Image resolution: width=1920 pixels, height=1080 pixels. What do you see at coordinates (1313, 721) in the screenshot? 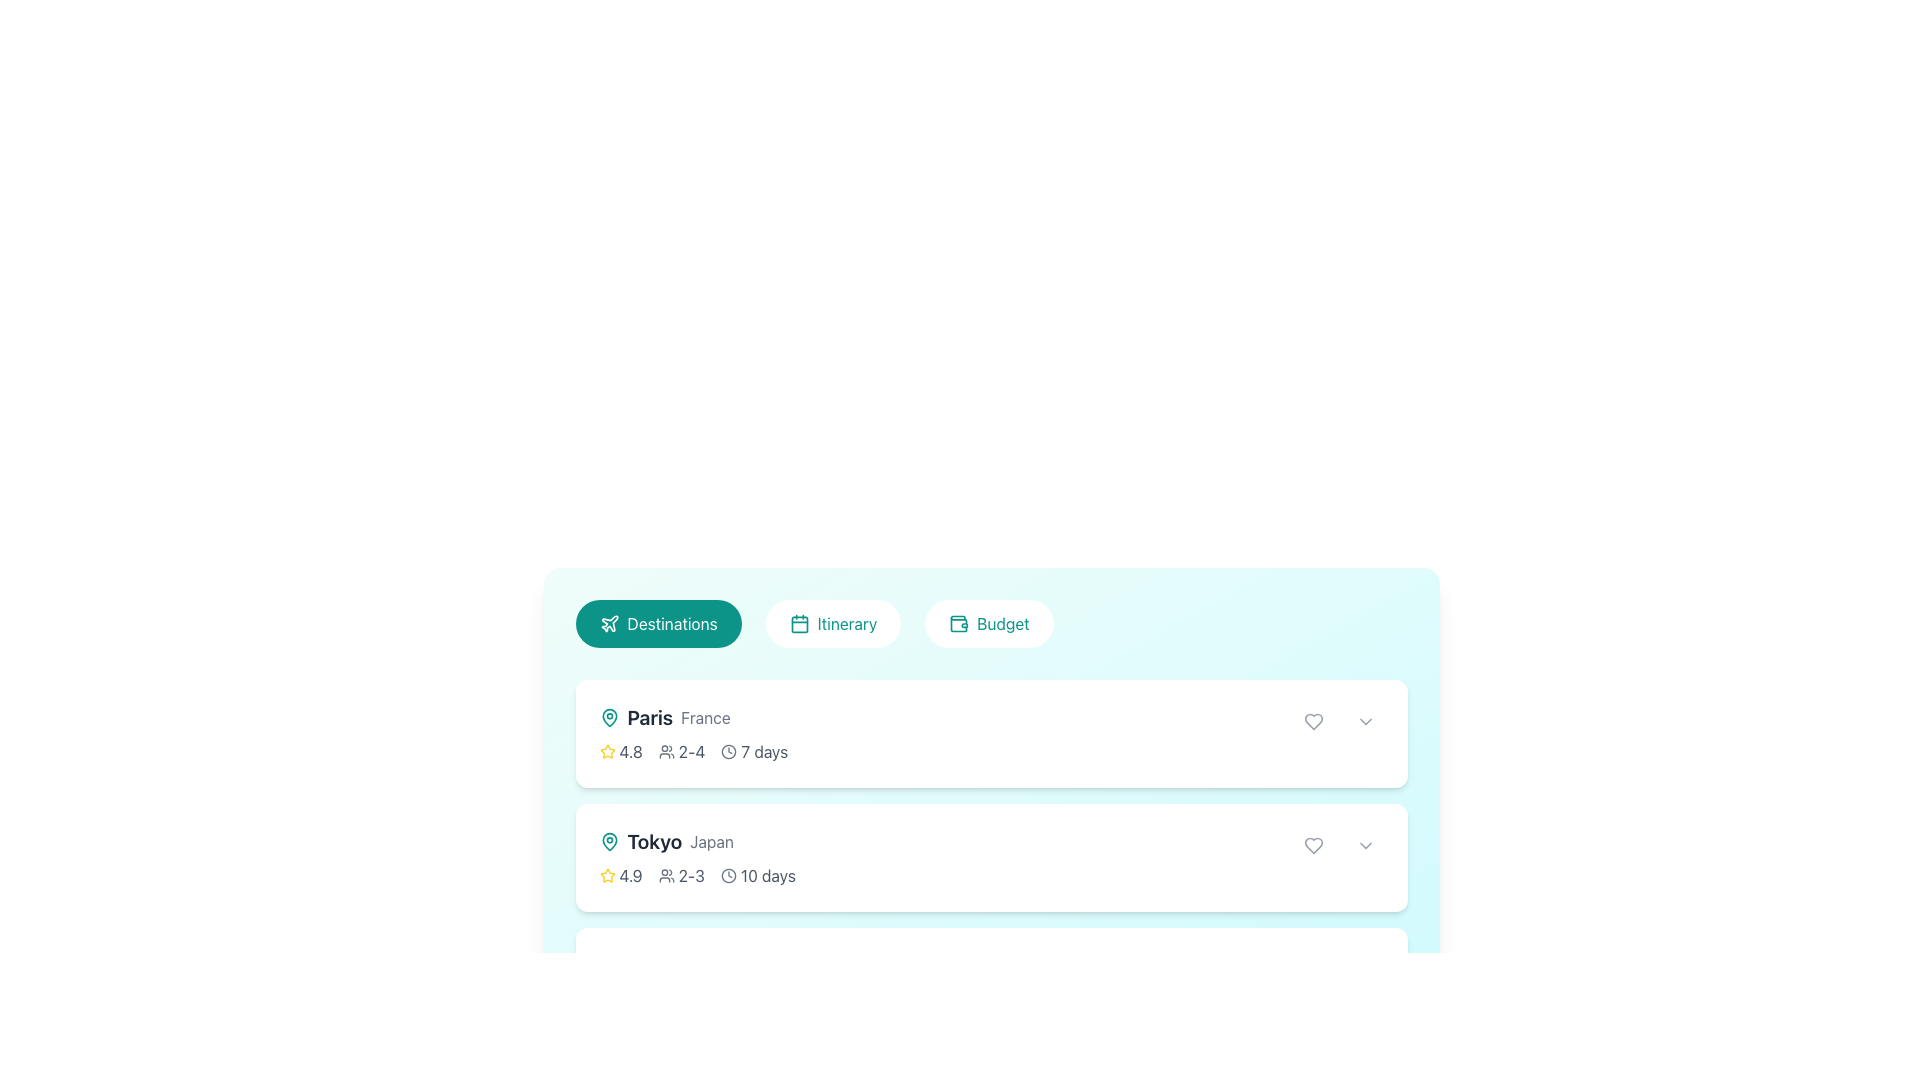
I see `the 'favorite' button located in the top-right corner of the destination card` at bounding box center [1313, 721].